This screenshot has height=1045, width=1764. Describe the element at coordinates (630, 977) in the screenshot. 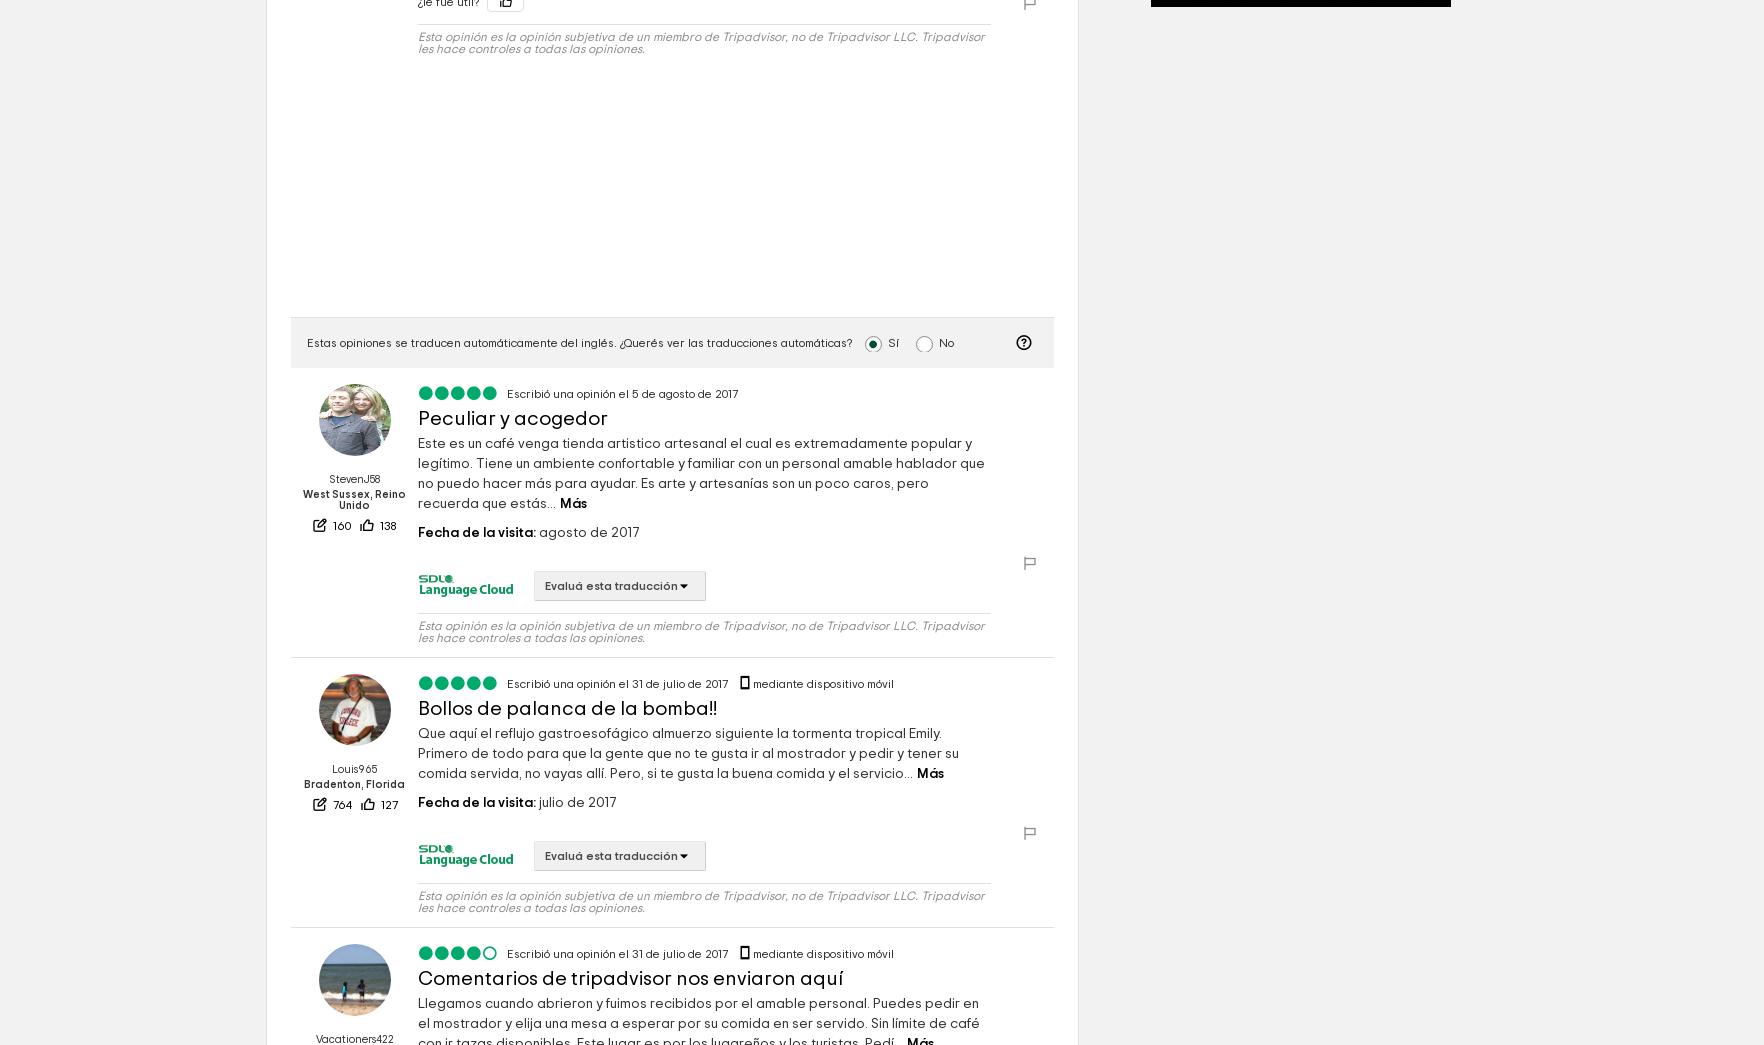

I see `'Comentarios de tripadvisor nos enviaron aquí'` at that location.